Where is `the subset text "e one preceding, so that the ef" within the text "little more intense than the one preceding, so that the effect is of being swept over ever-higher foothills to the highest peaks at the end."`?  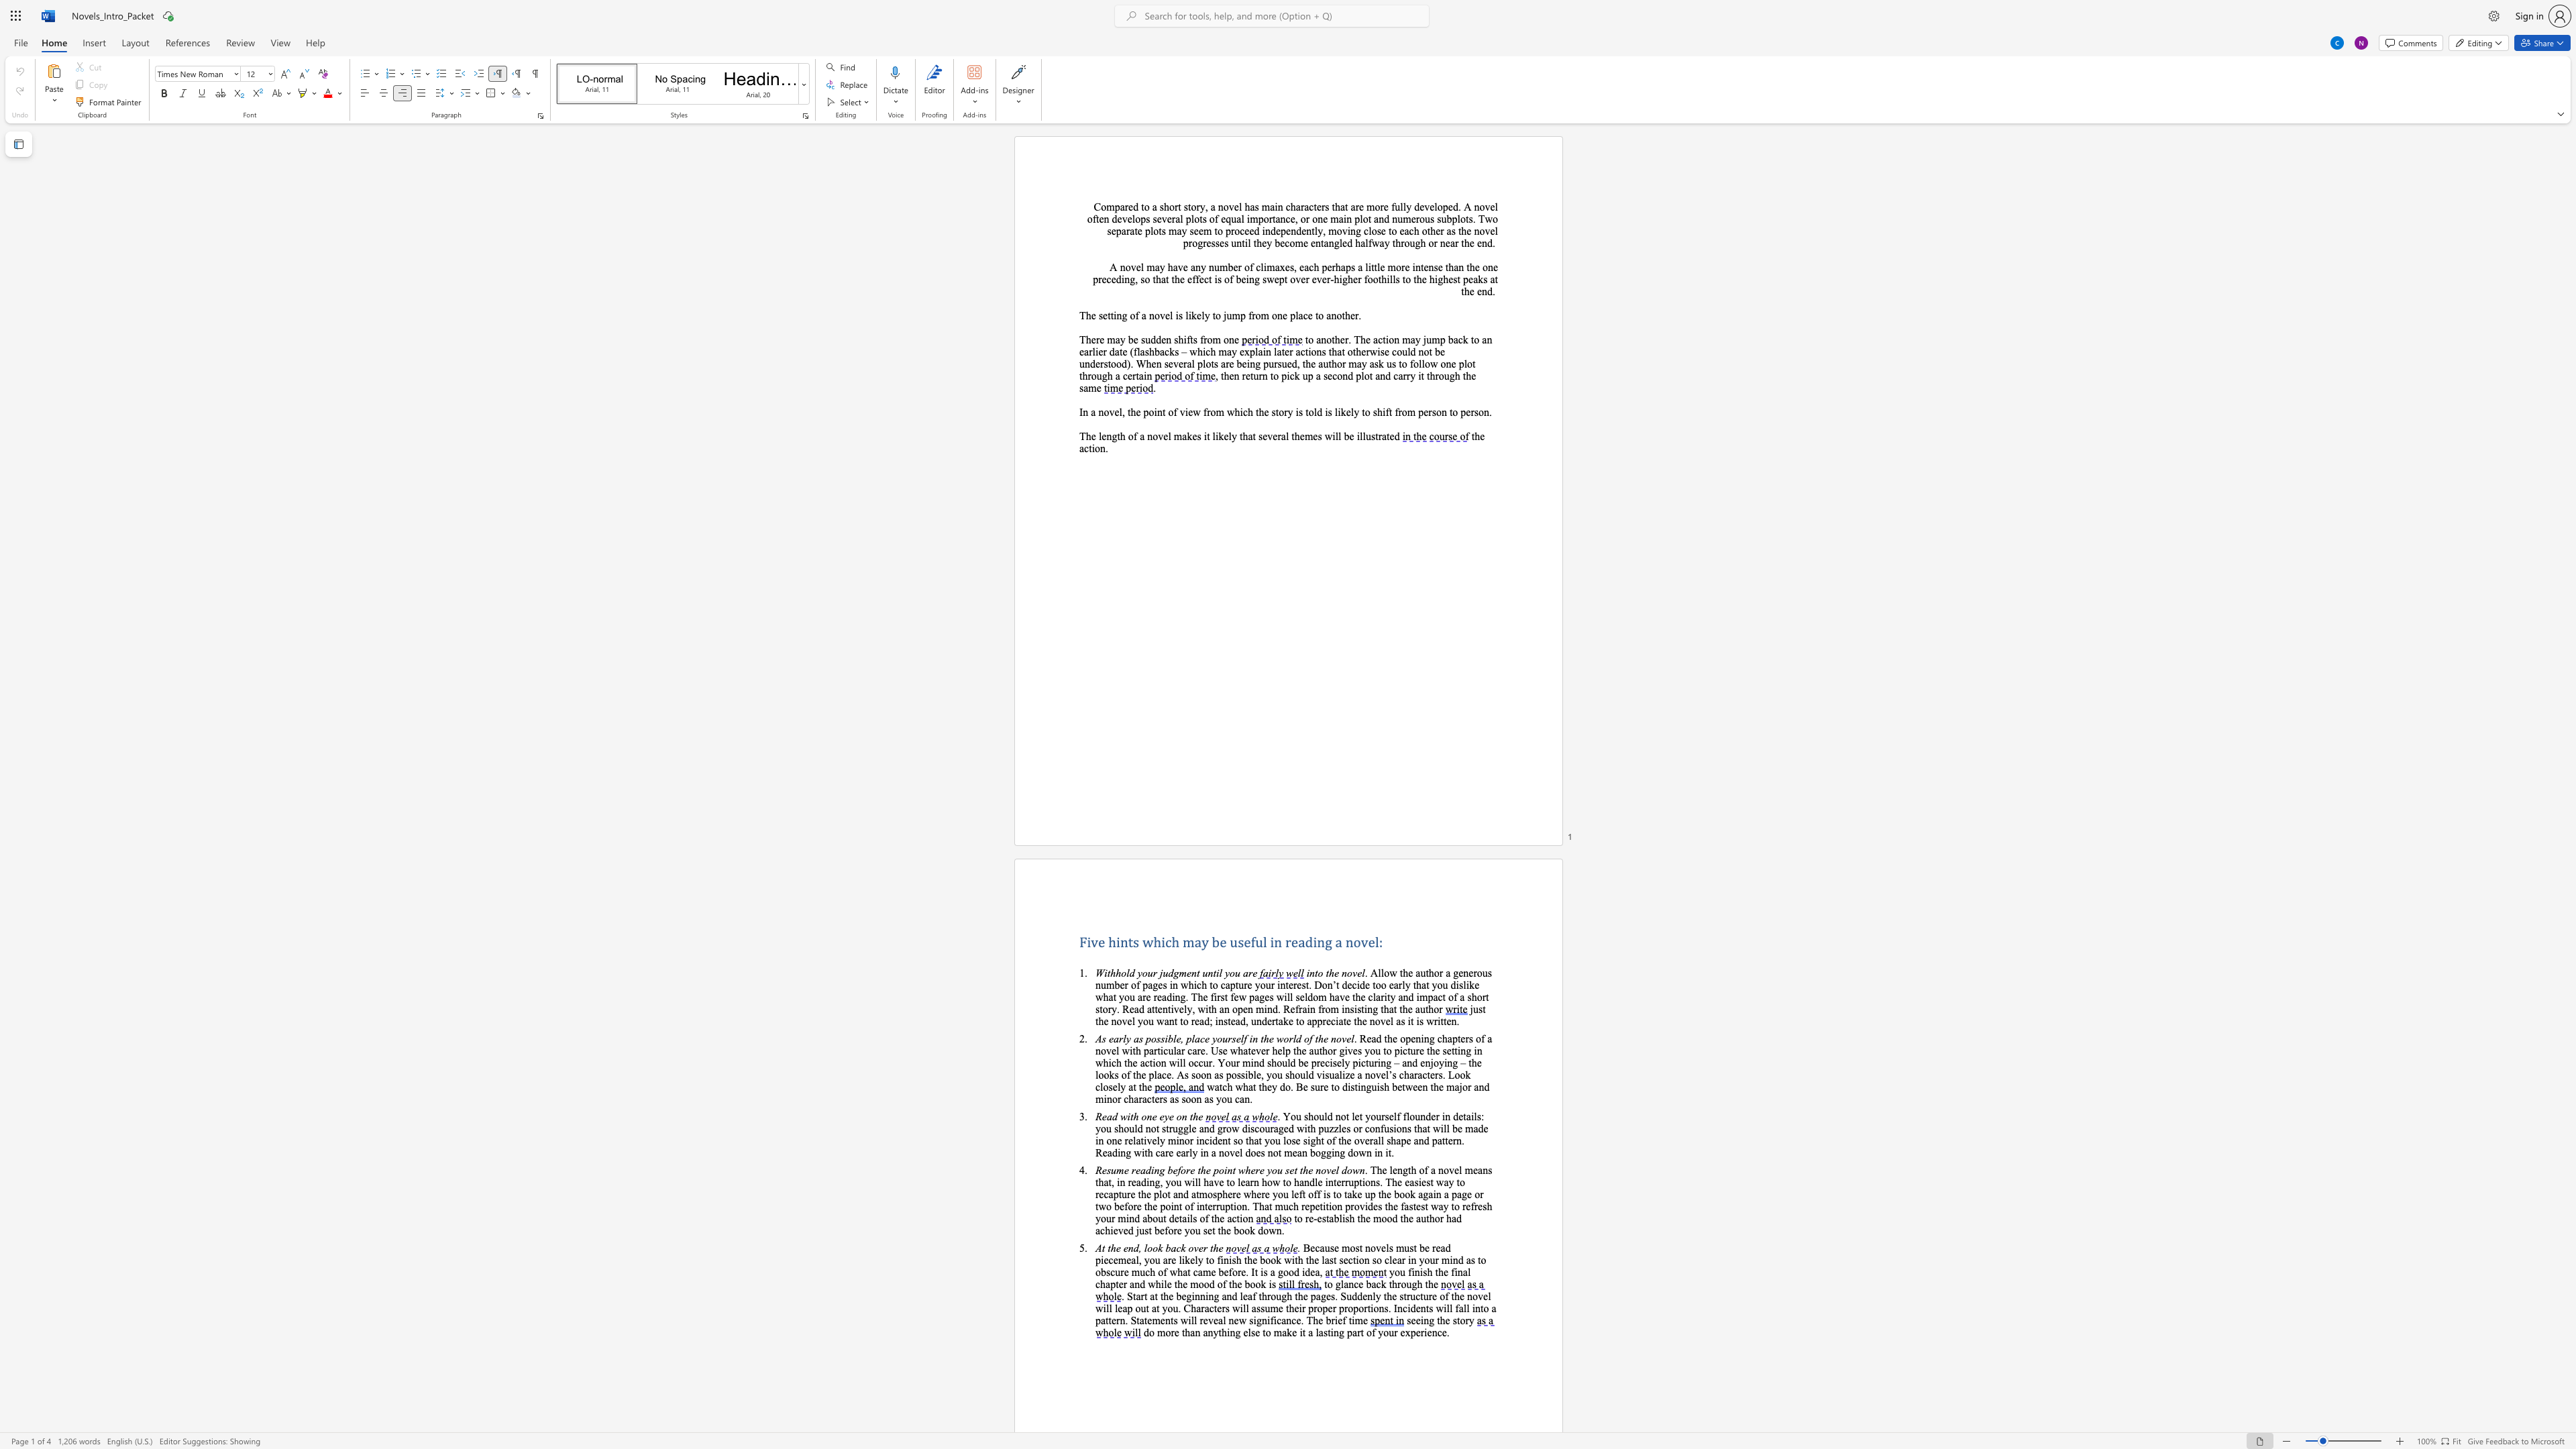 the subset text "e one preceding, so that the ef" within the text "little more intense than the one preceding, so that the effect is of being swept over ever-higher foothills to the highest peaks at the end." is located at coordinates (1473, 267).